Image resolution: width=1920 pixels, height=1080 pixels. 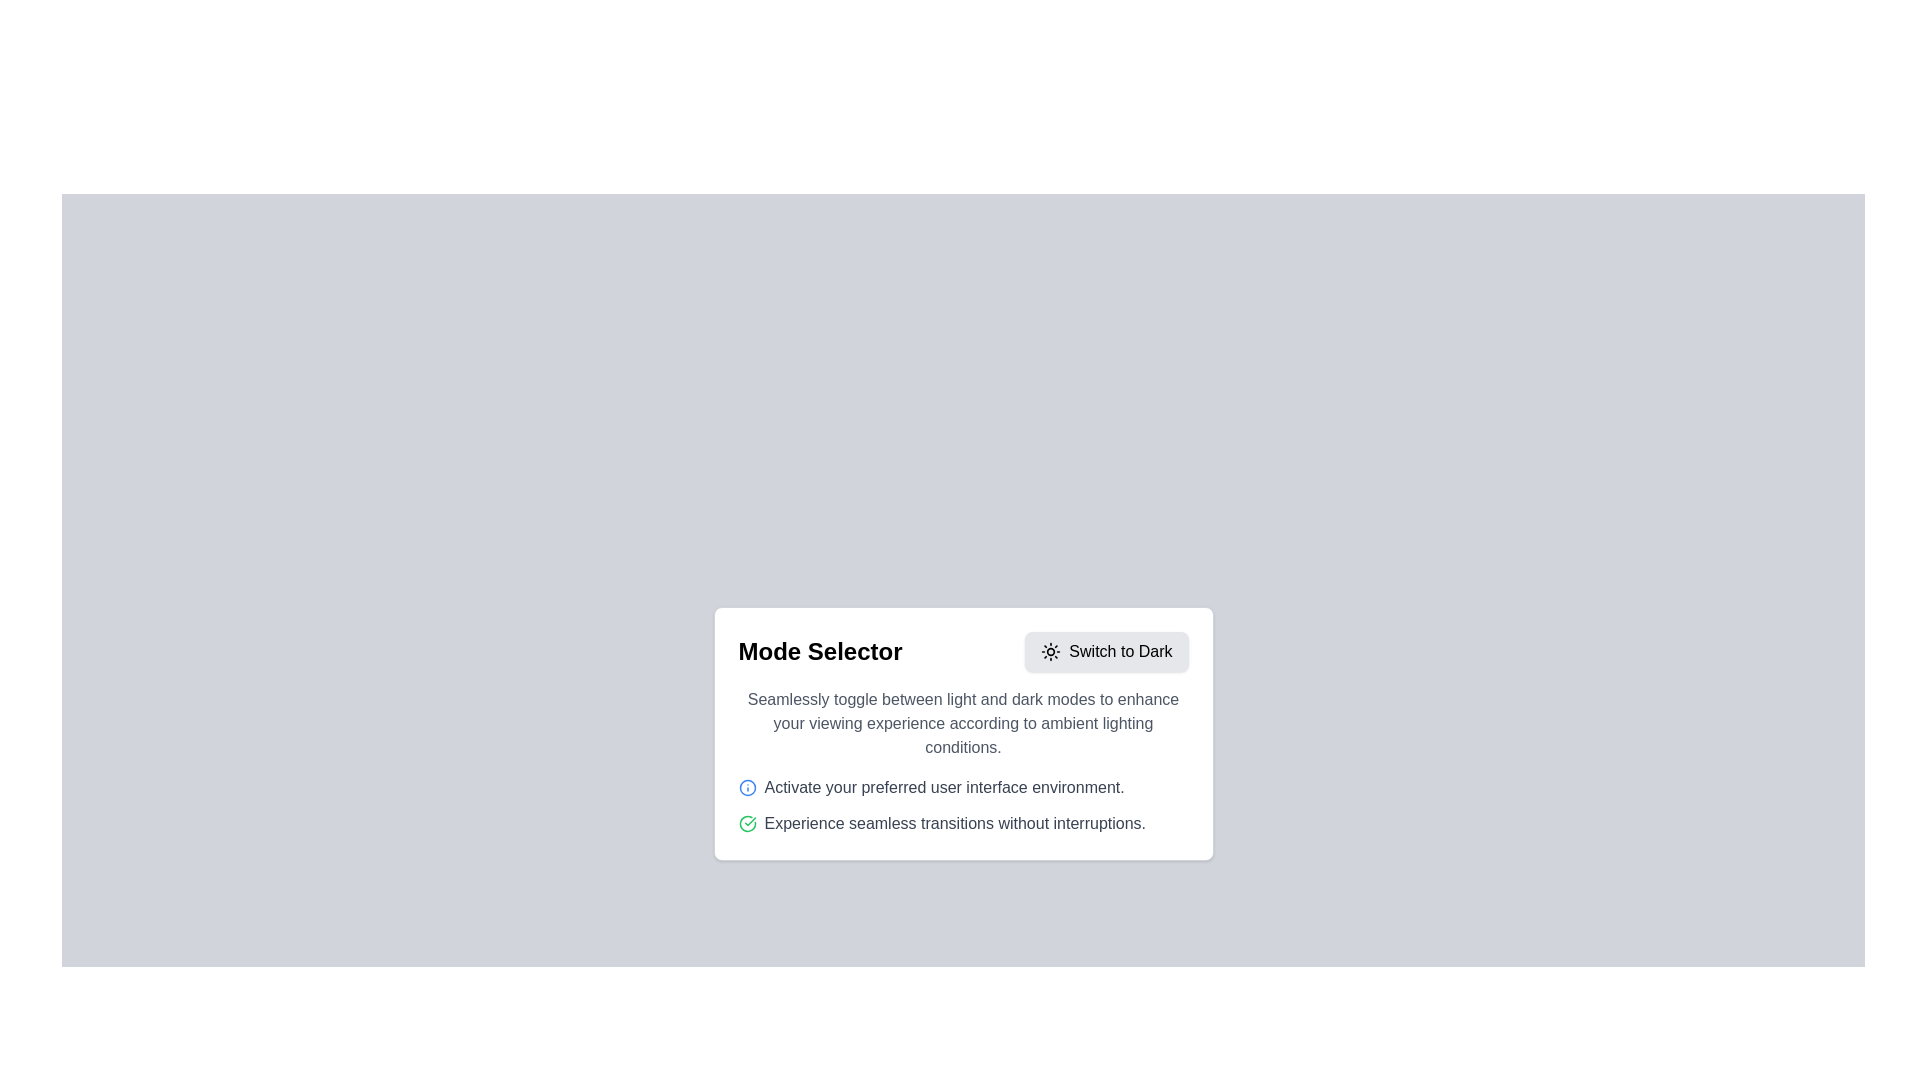 What do you see at coordinates (746, 824) in the screenshot?
I see `the circular icon with a green outline, which is part of the second list item and located to the left of a description paragraph` at bounding box center [746, 824].